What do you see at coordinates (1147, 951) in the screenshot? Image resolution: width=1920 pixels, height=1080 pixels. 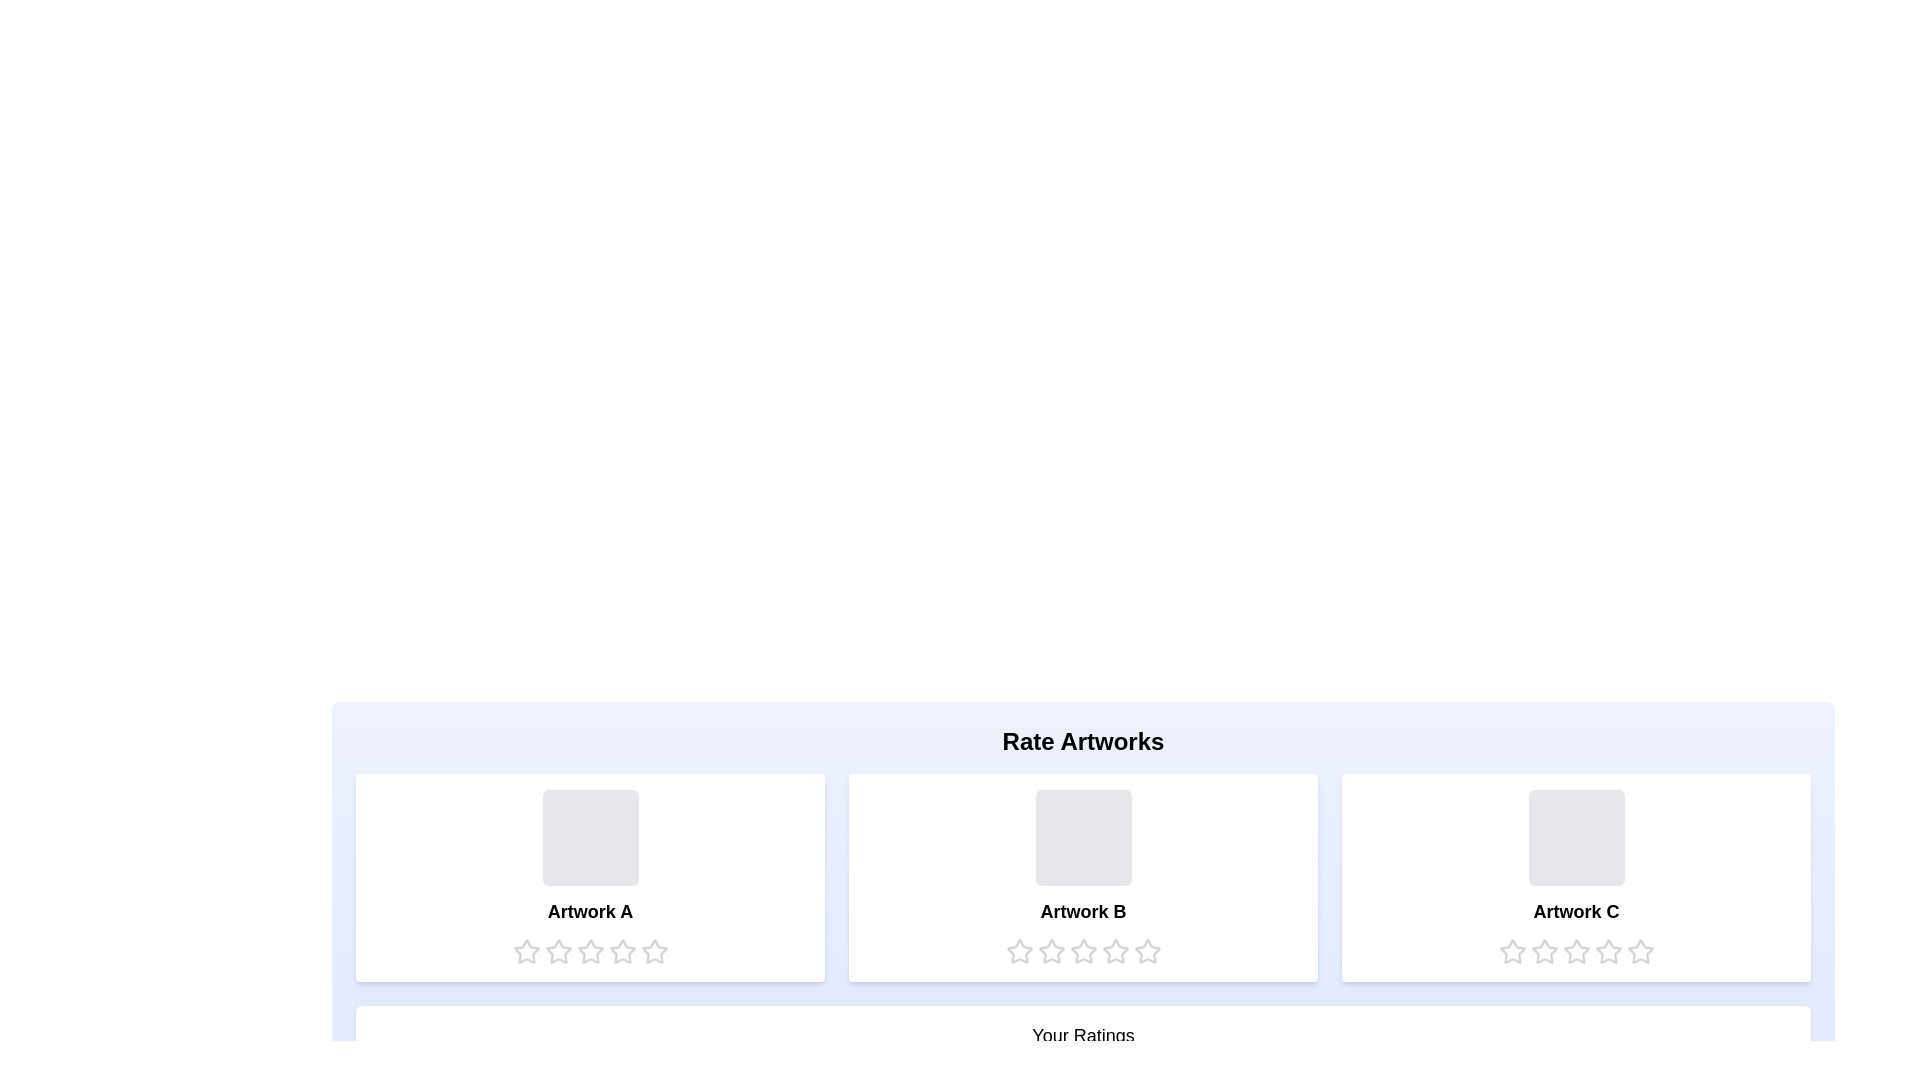 I see `the star corresponding to the rating 5 for the artwork Artwork B` at bounding box center [1147, 951].